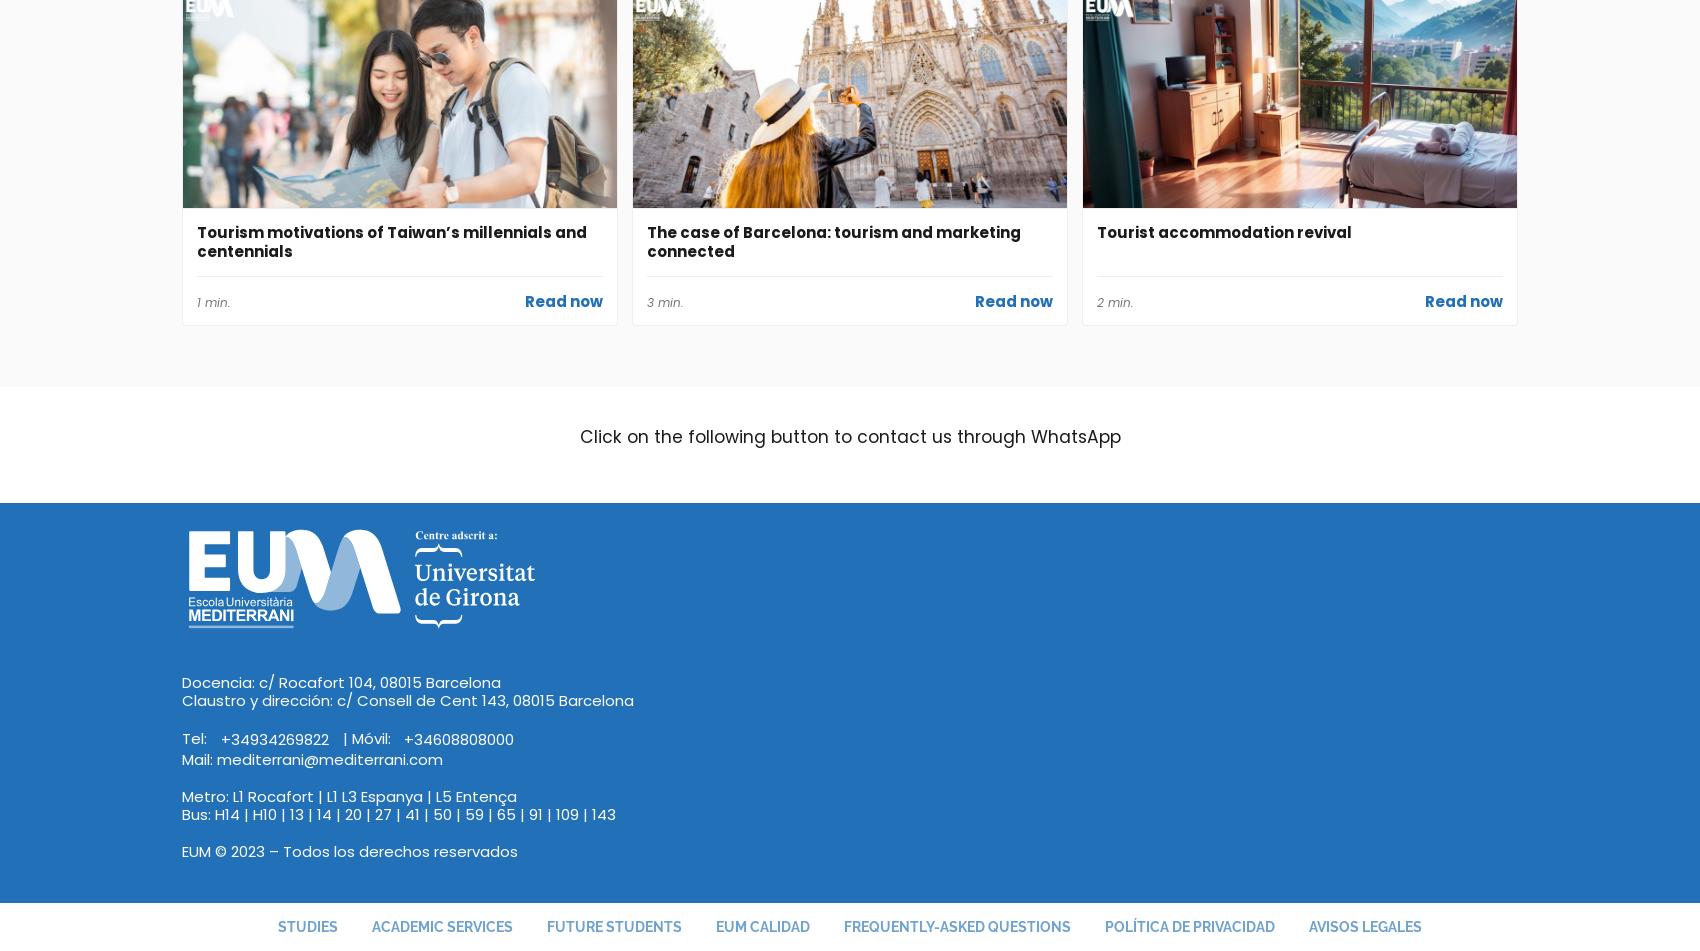  What do you see at coordinates (956, 924) in the screenshot?
I see `'Frequently-asked questions'` at bounding box center [956, 924].